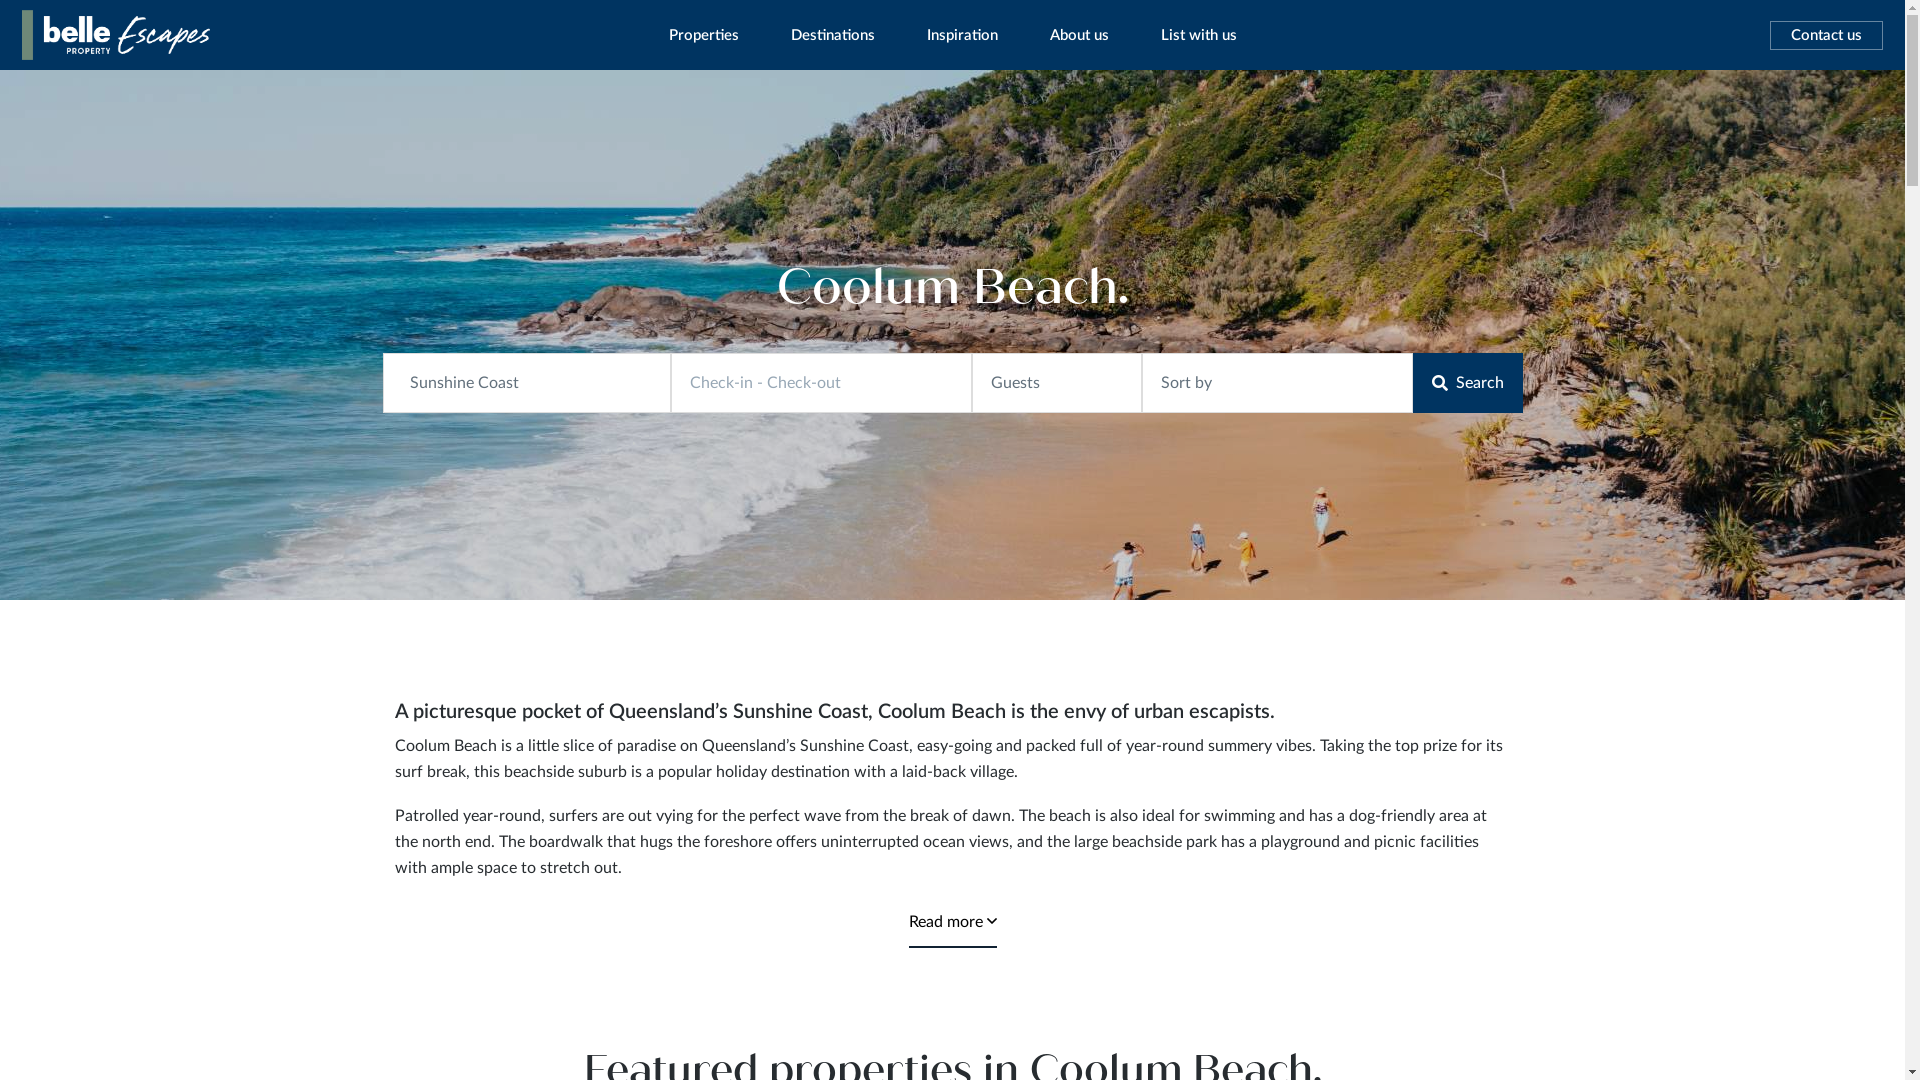  I want to click on 'Destinations', so click(781, 34).